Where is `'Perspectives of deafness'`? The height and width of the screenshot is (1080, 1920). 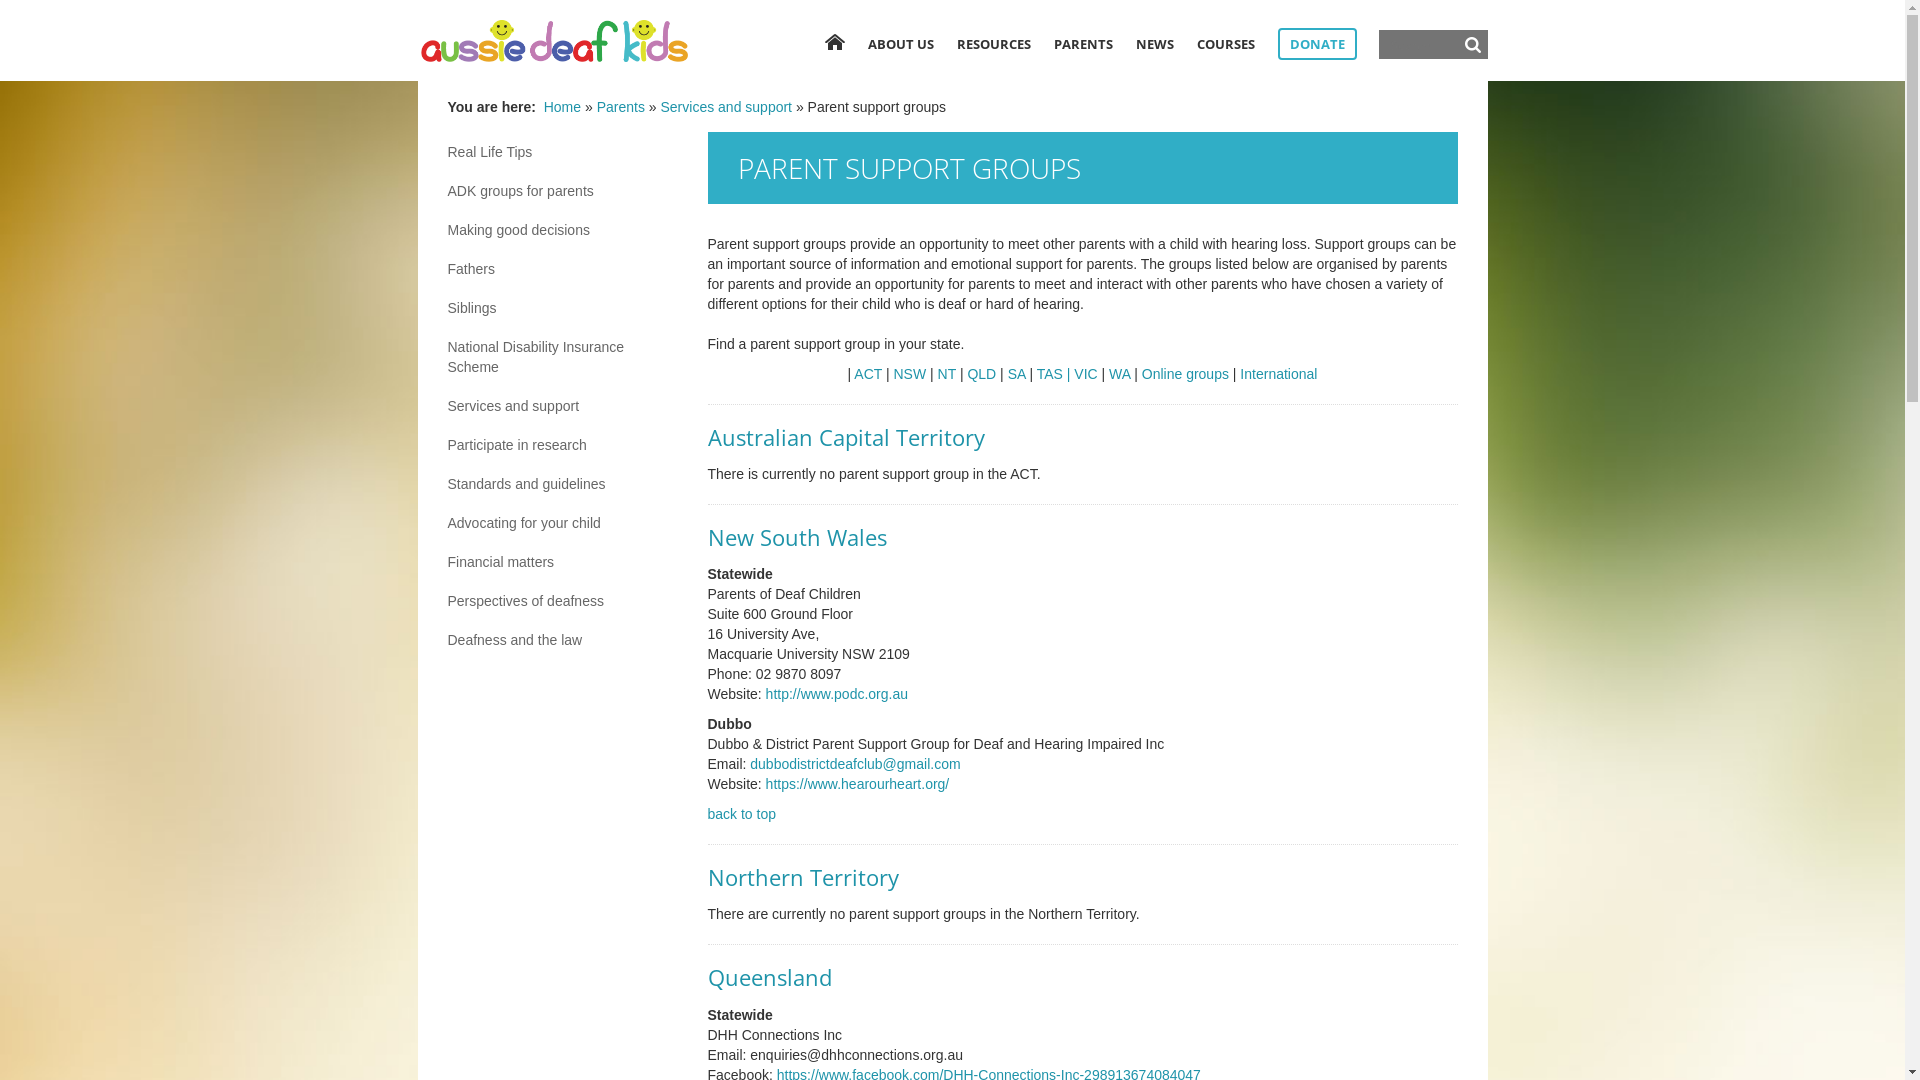 'Perspectives of deafness' is located at coordinates (561, 600).